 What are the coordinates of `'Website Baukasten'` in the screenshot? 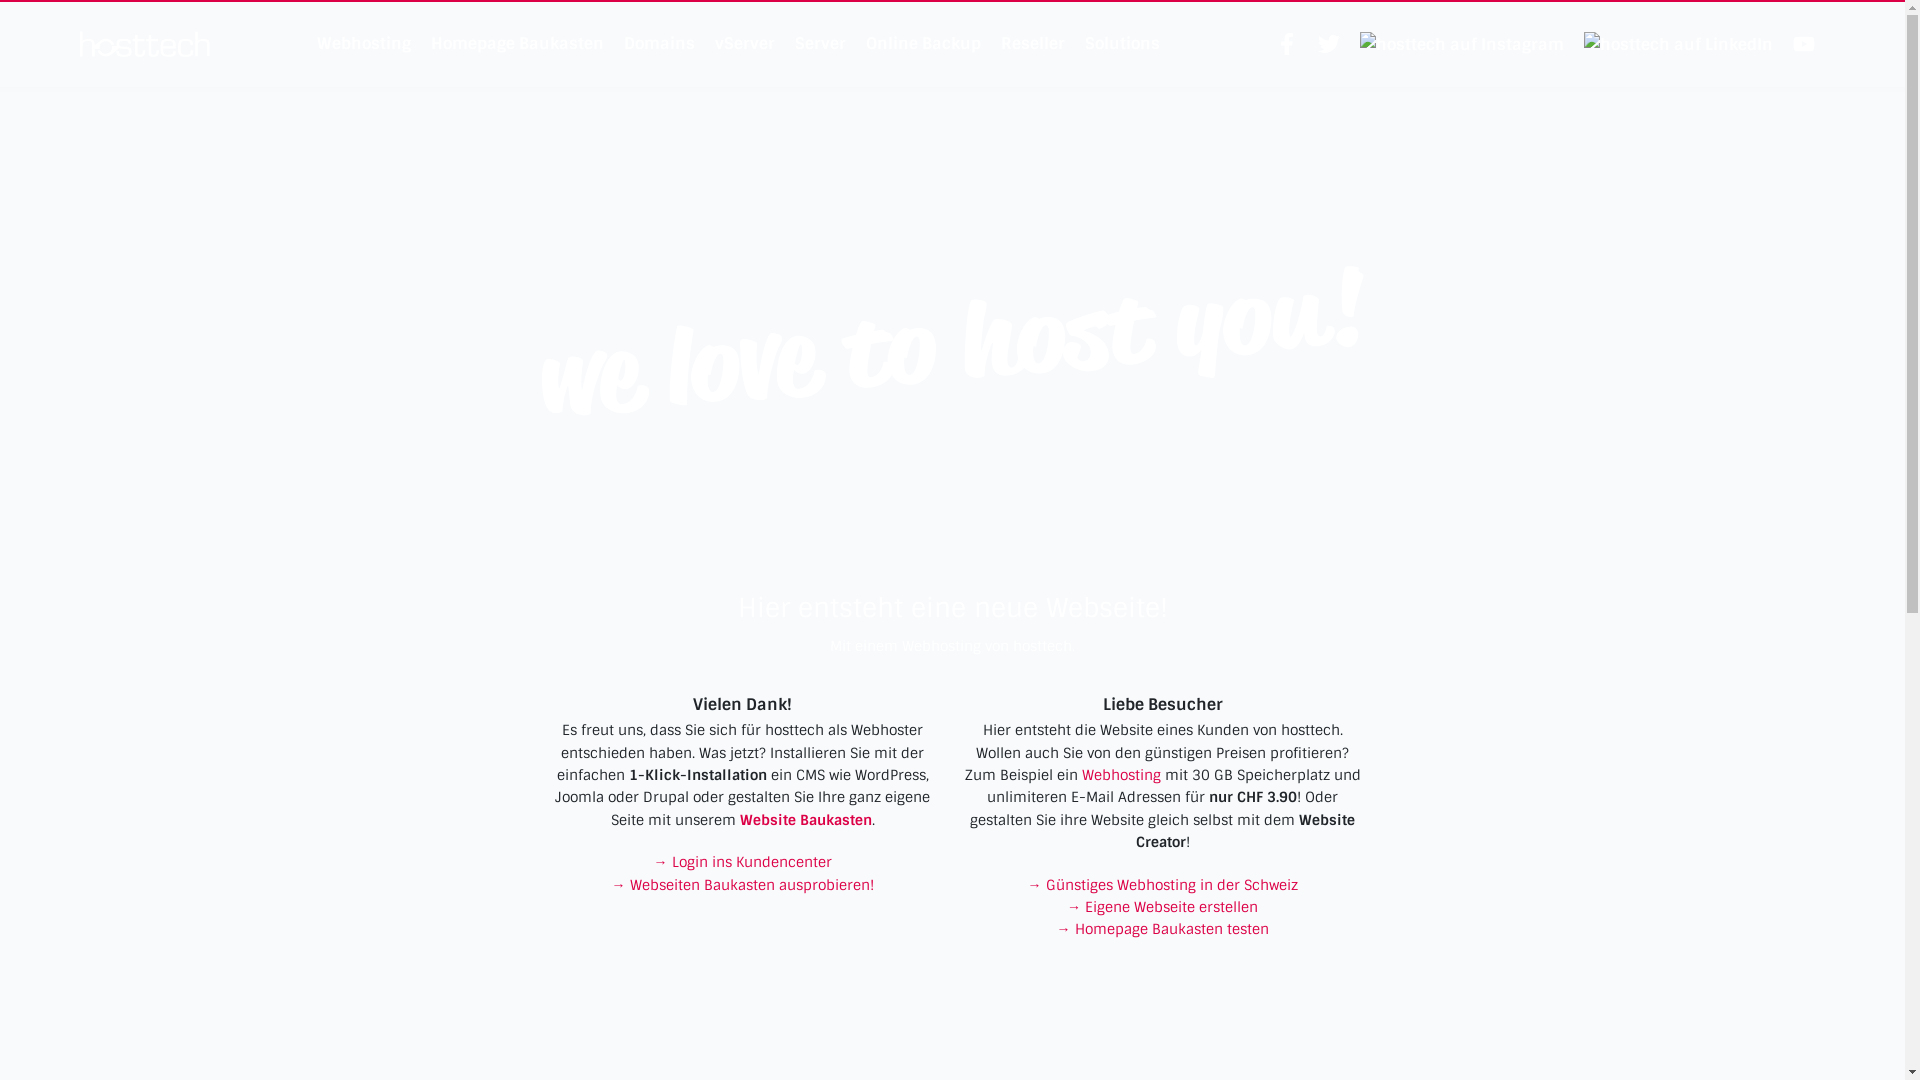 It's located at (738, 820).